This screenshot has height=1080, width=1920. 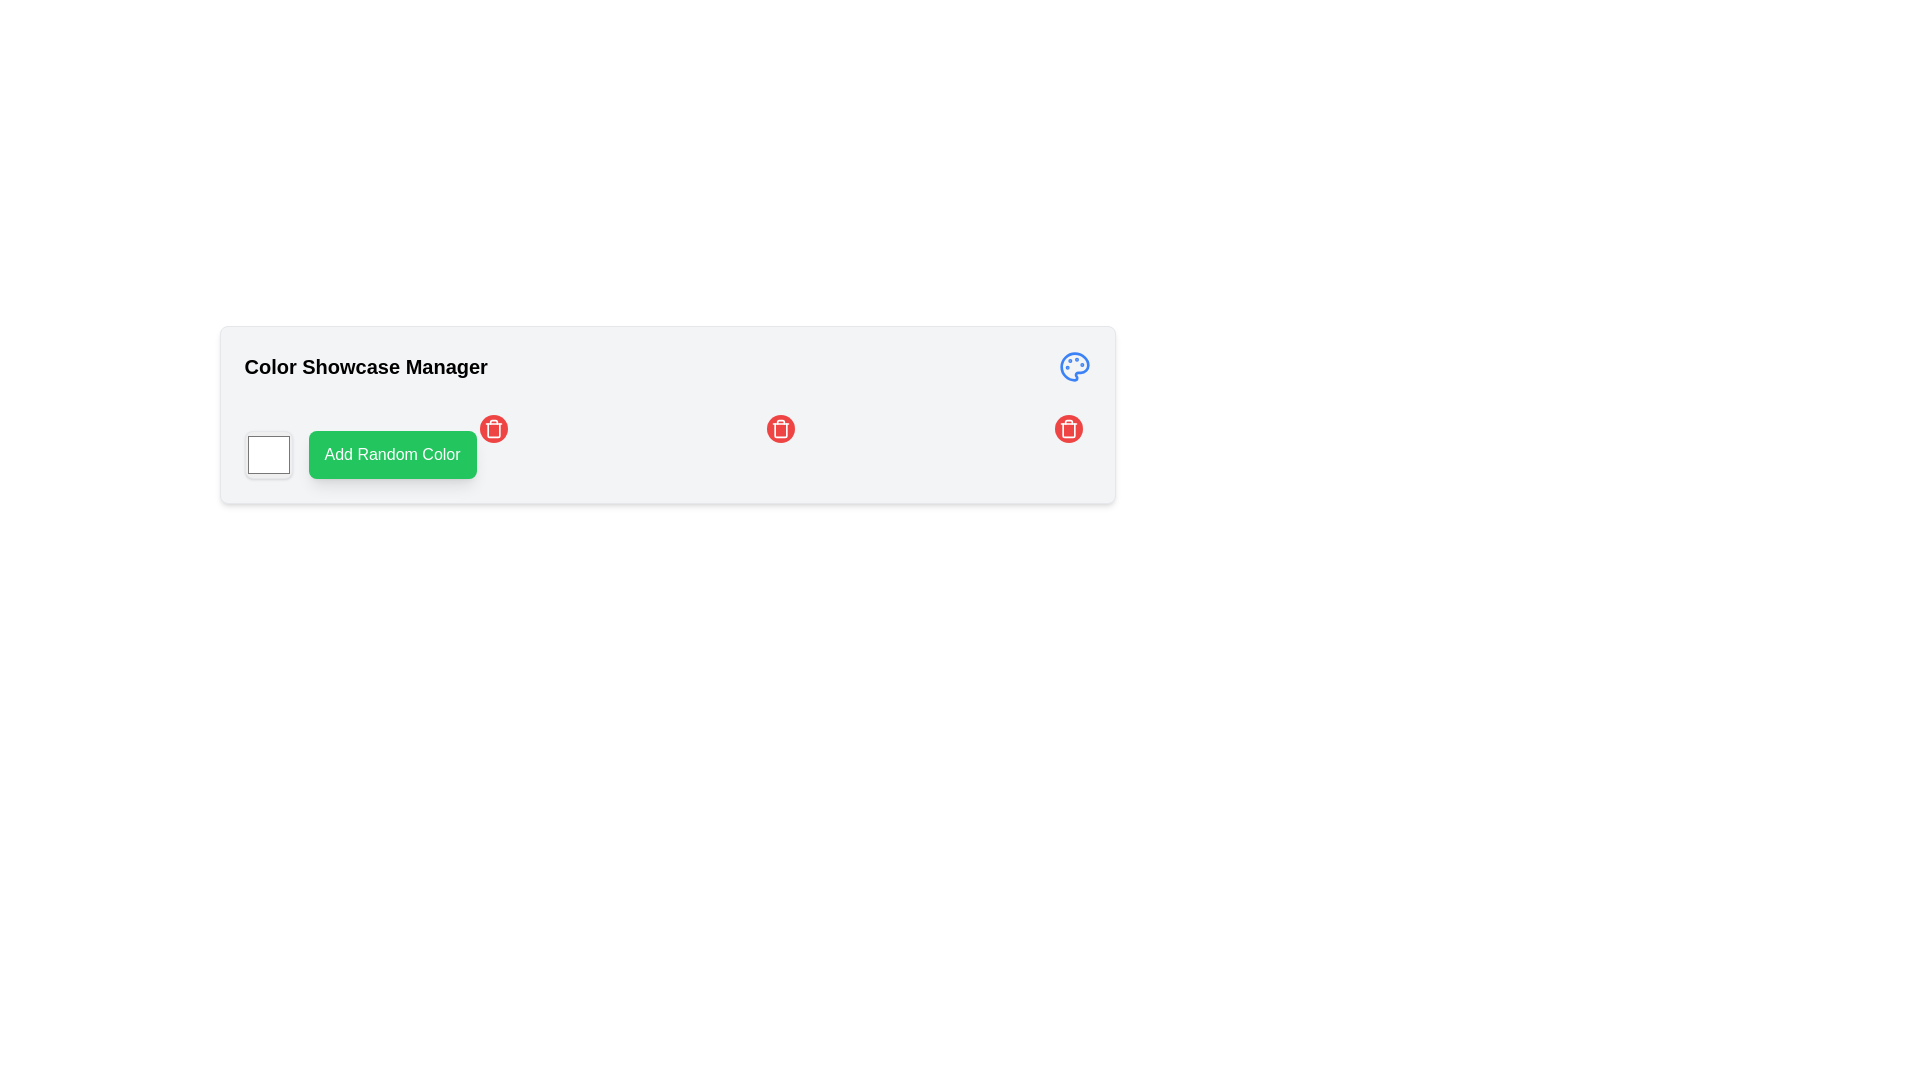 I want to click on the paint palette icon located in the top-right corner of the interface, which symbolizes color-related functionalities, so click(x=1073, y=366).